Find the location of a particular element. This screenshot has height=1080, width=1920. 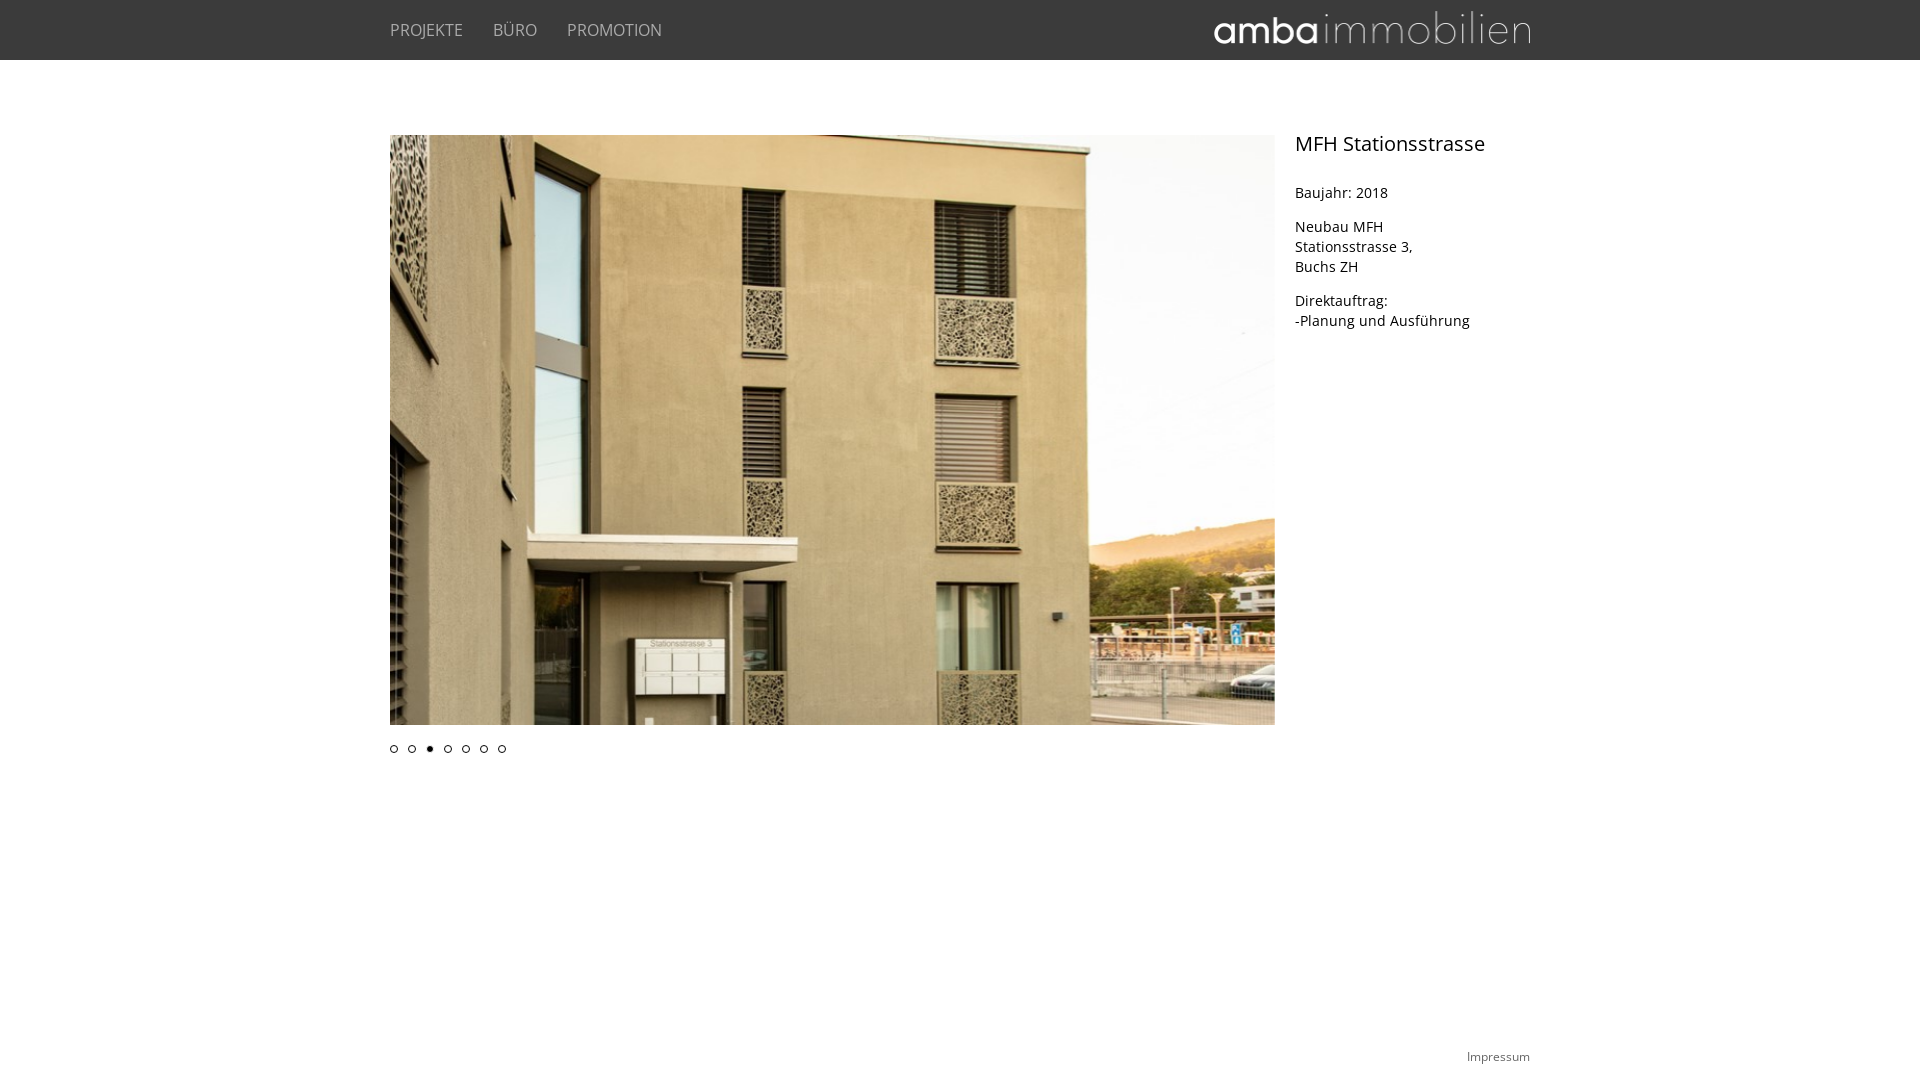

'3' is located at coordinates (429, 748).